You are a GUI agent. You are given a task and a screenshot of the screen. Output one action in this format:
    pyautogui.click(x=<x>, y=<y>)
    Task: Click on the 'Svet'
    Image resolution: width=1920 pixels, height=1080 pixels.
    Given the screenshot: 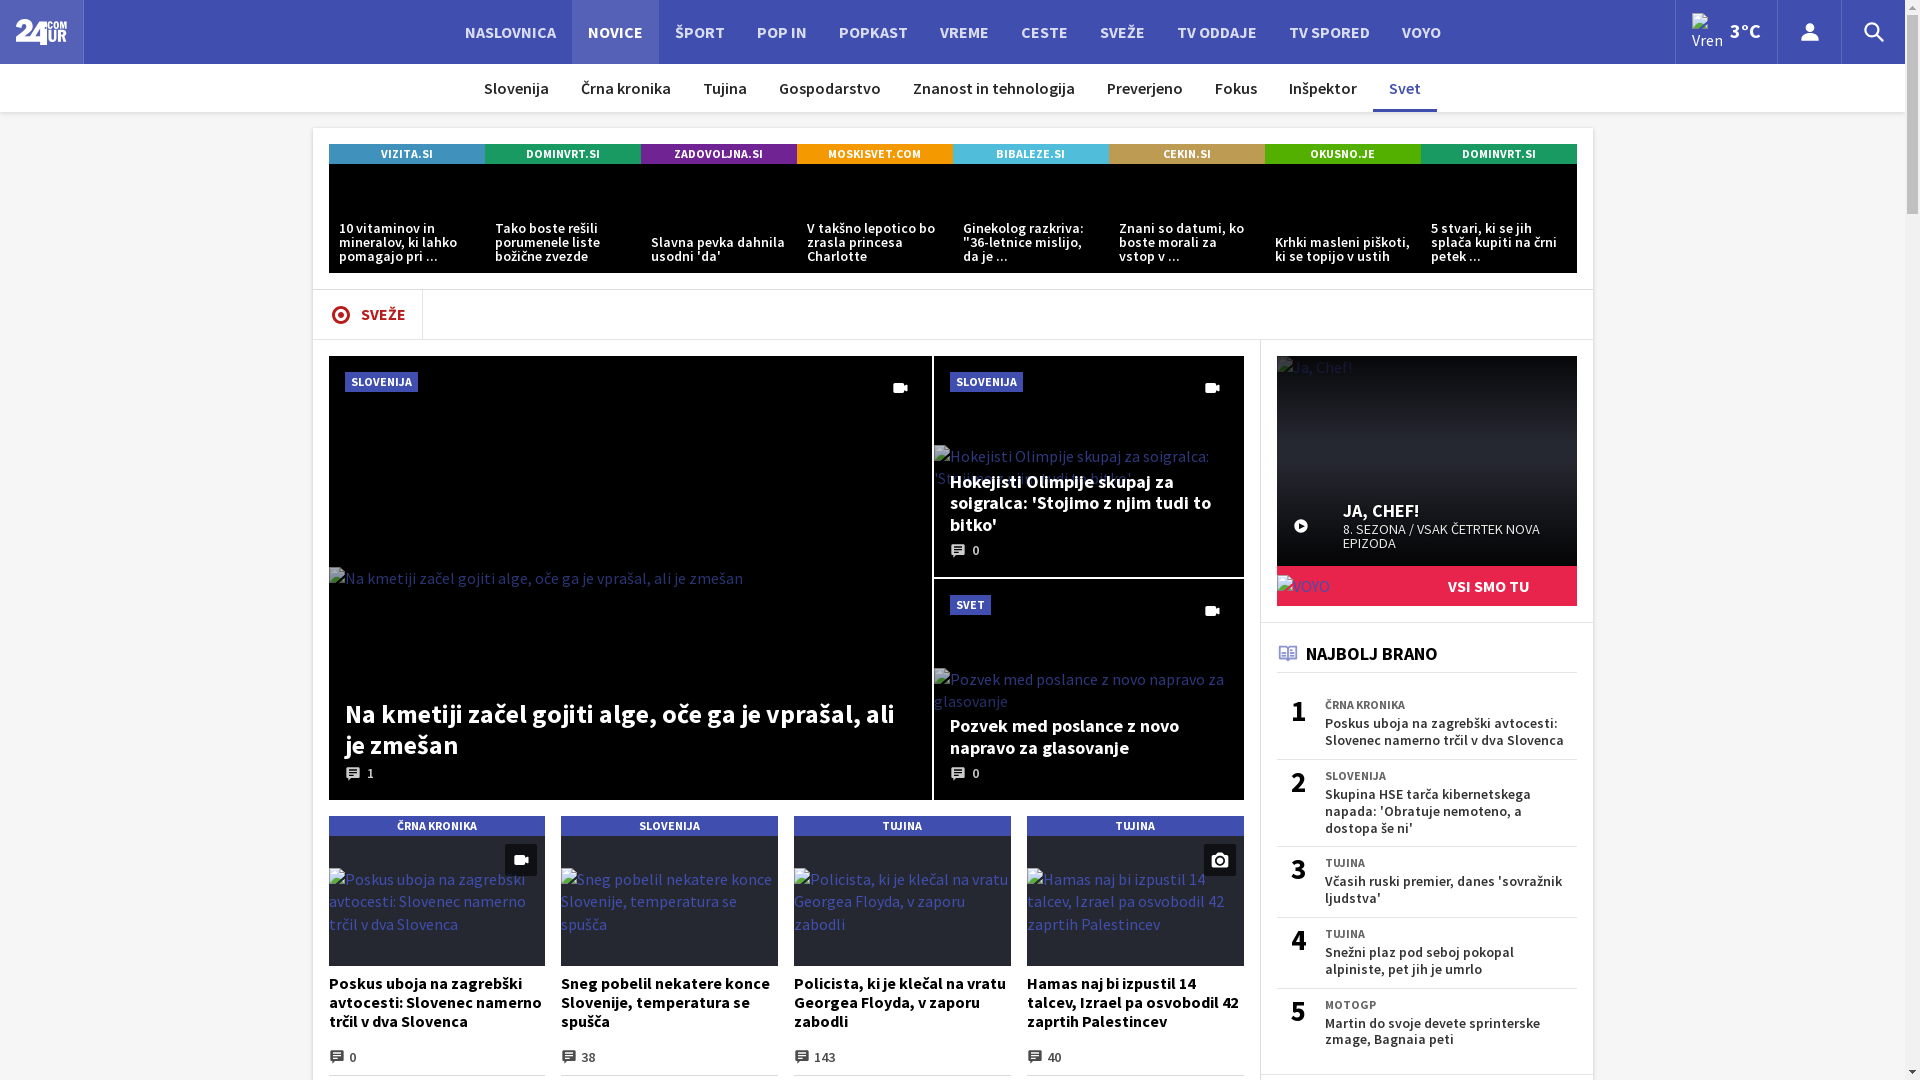 What is the action you would take?
    pyautogui.click(x=1404, y=87)
    